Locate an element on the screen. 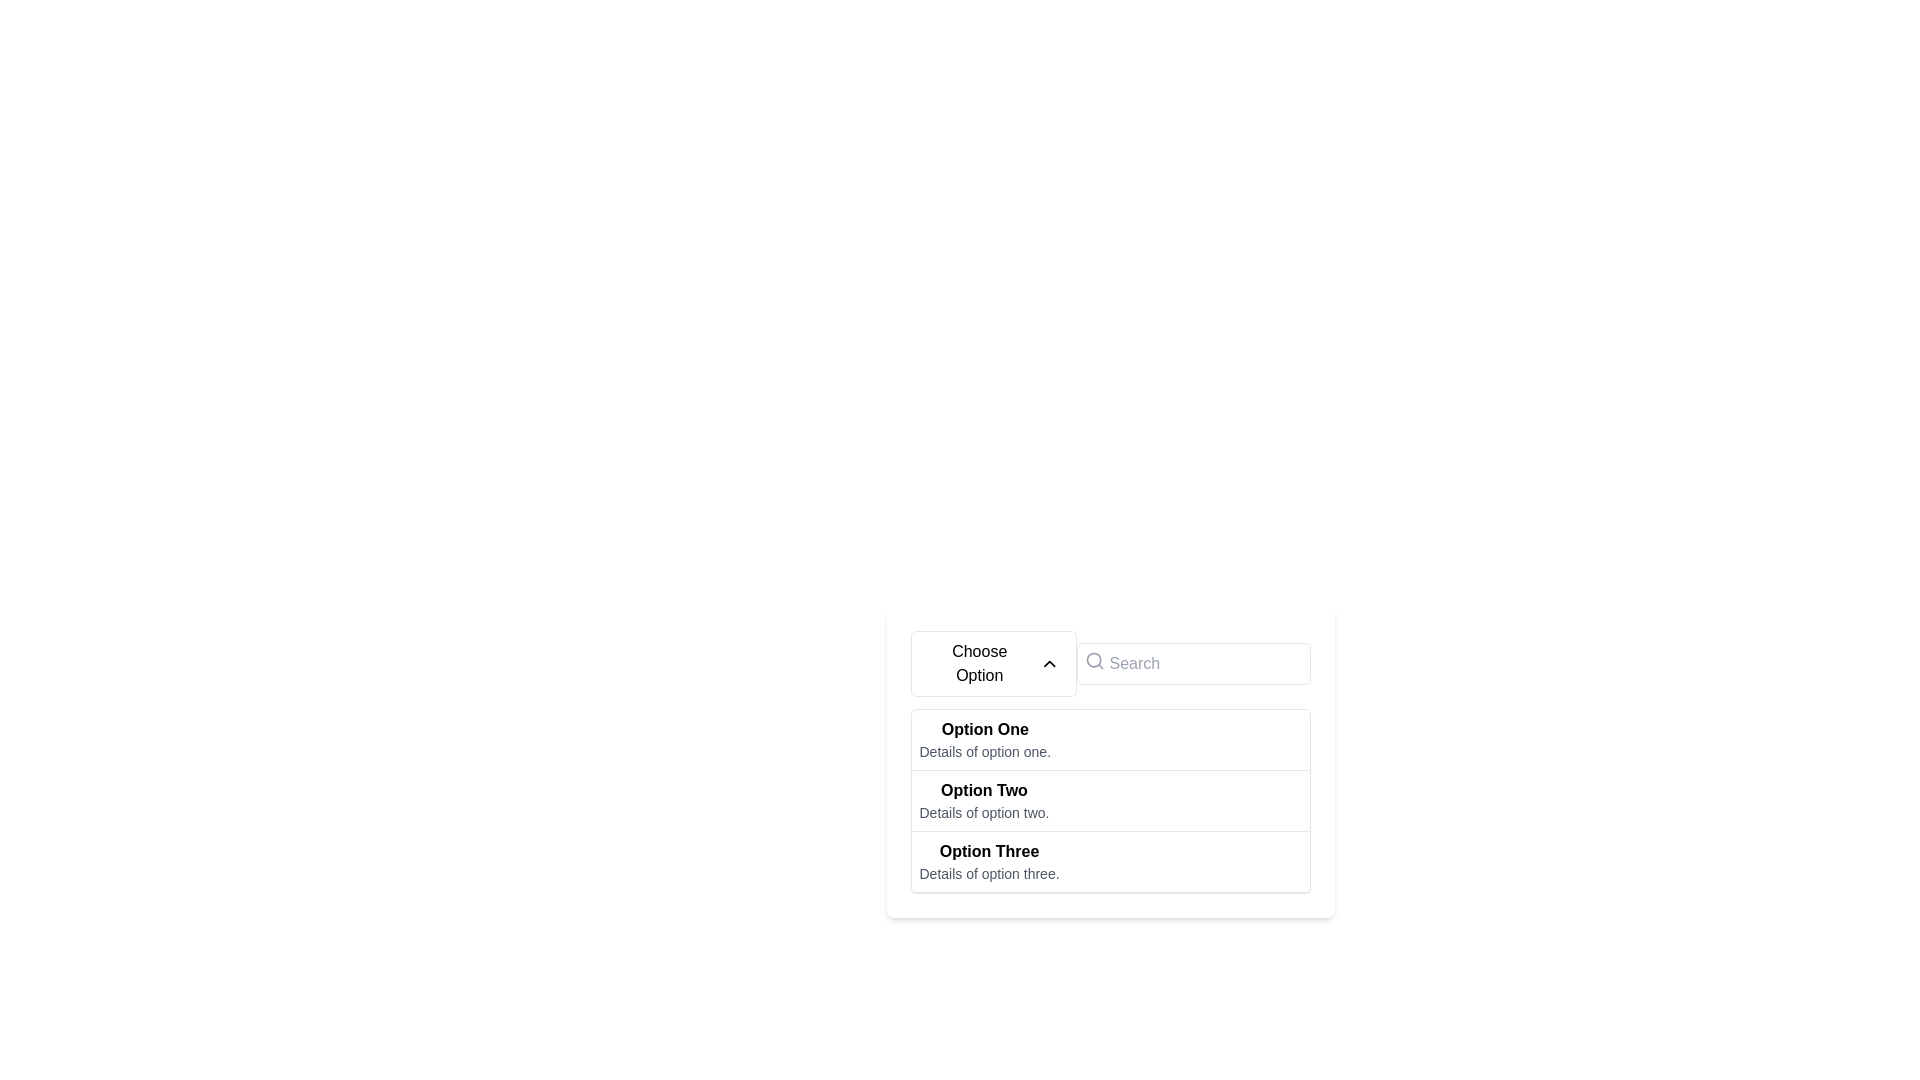  the search icon located to the left of the 'Search' text input field to interact with it is located at coordinates (1093, 660).